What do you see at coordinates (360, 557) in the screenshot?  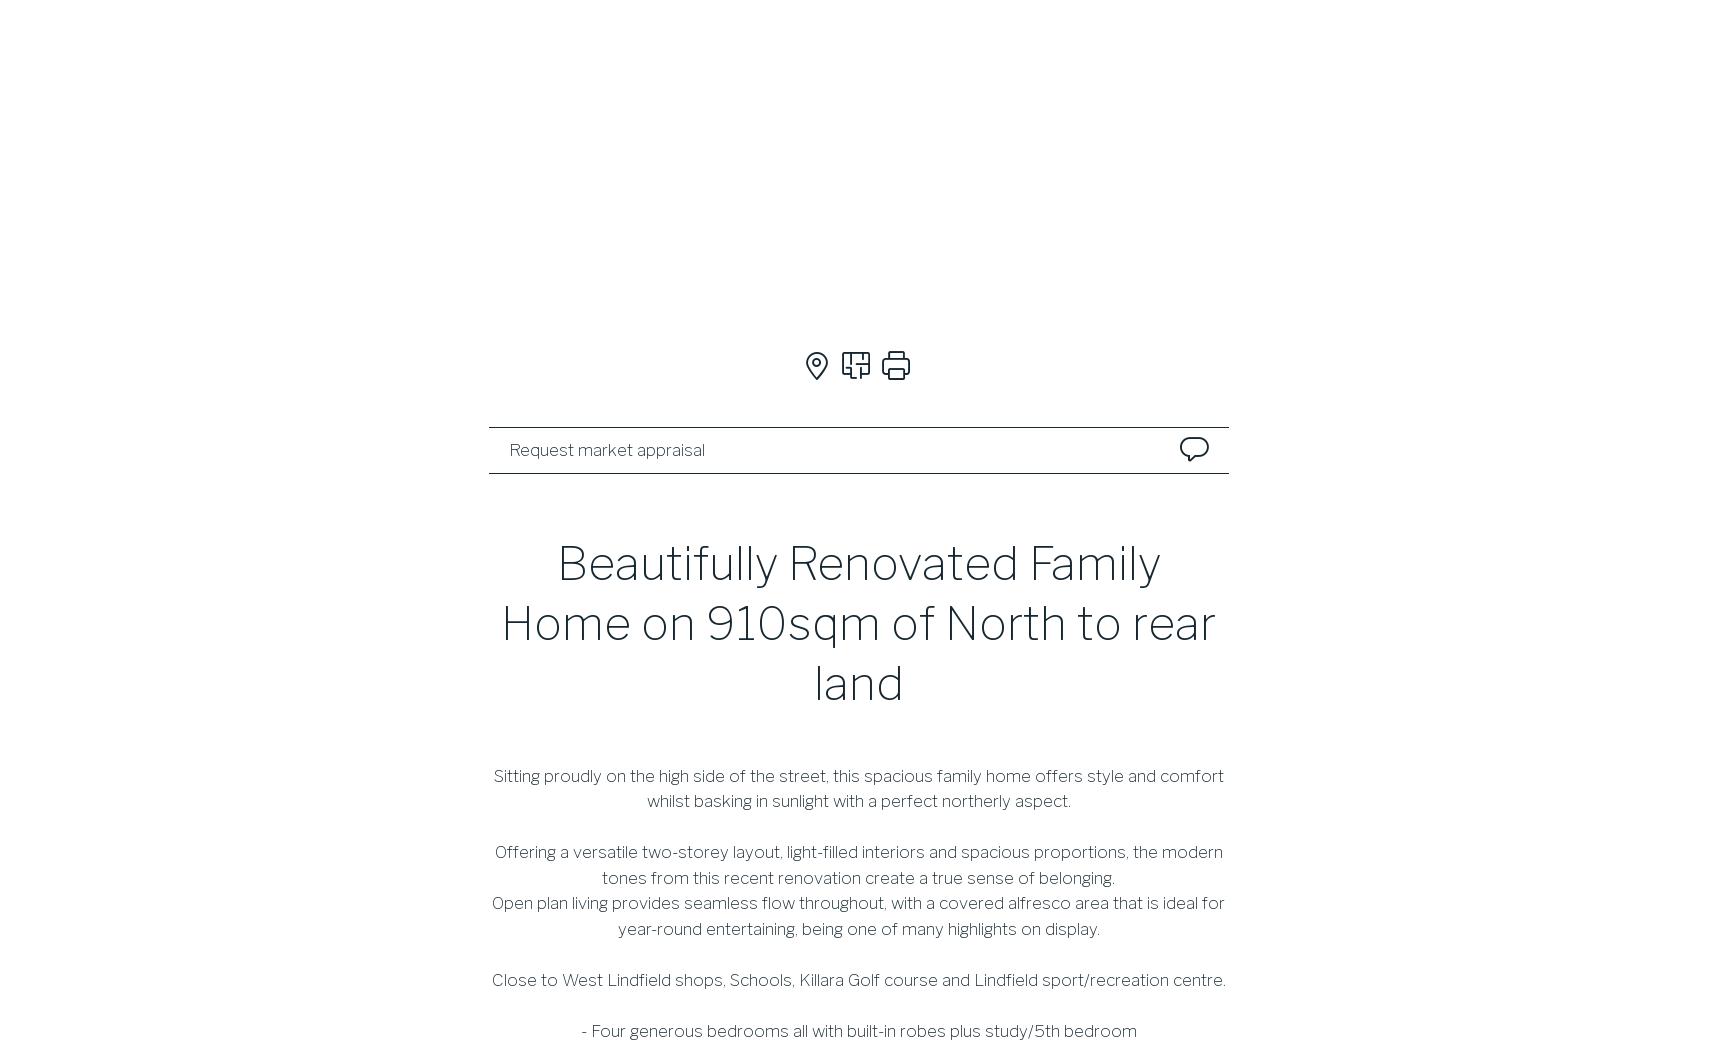 I see `'Forthcoming auctions'` at bounding box center [360, 557].